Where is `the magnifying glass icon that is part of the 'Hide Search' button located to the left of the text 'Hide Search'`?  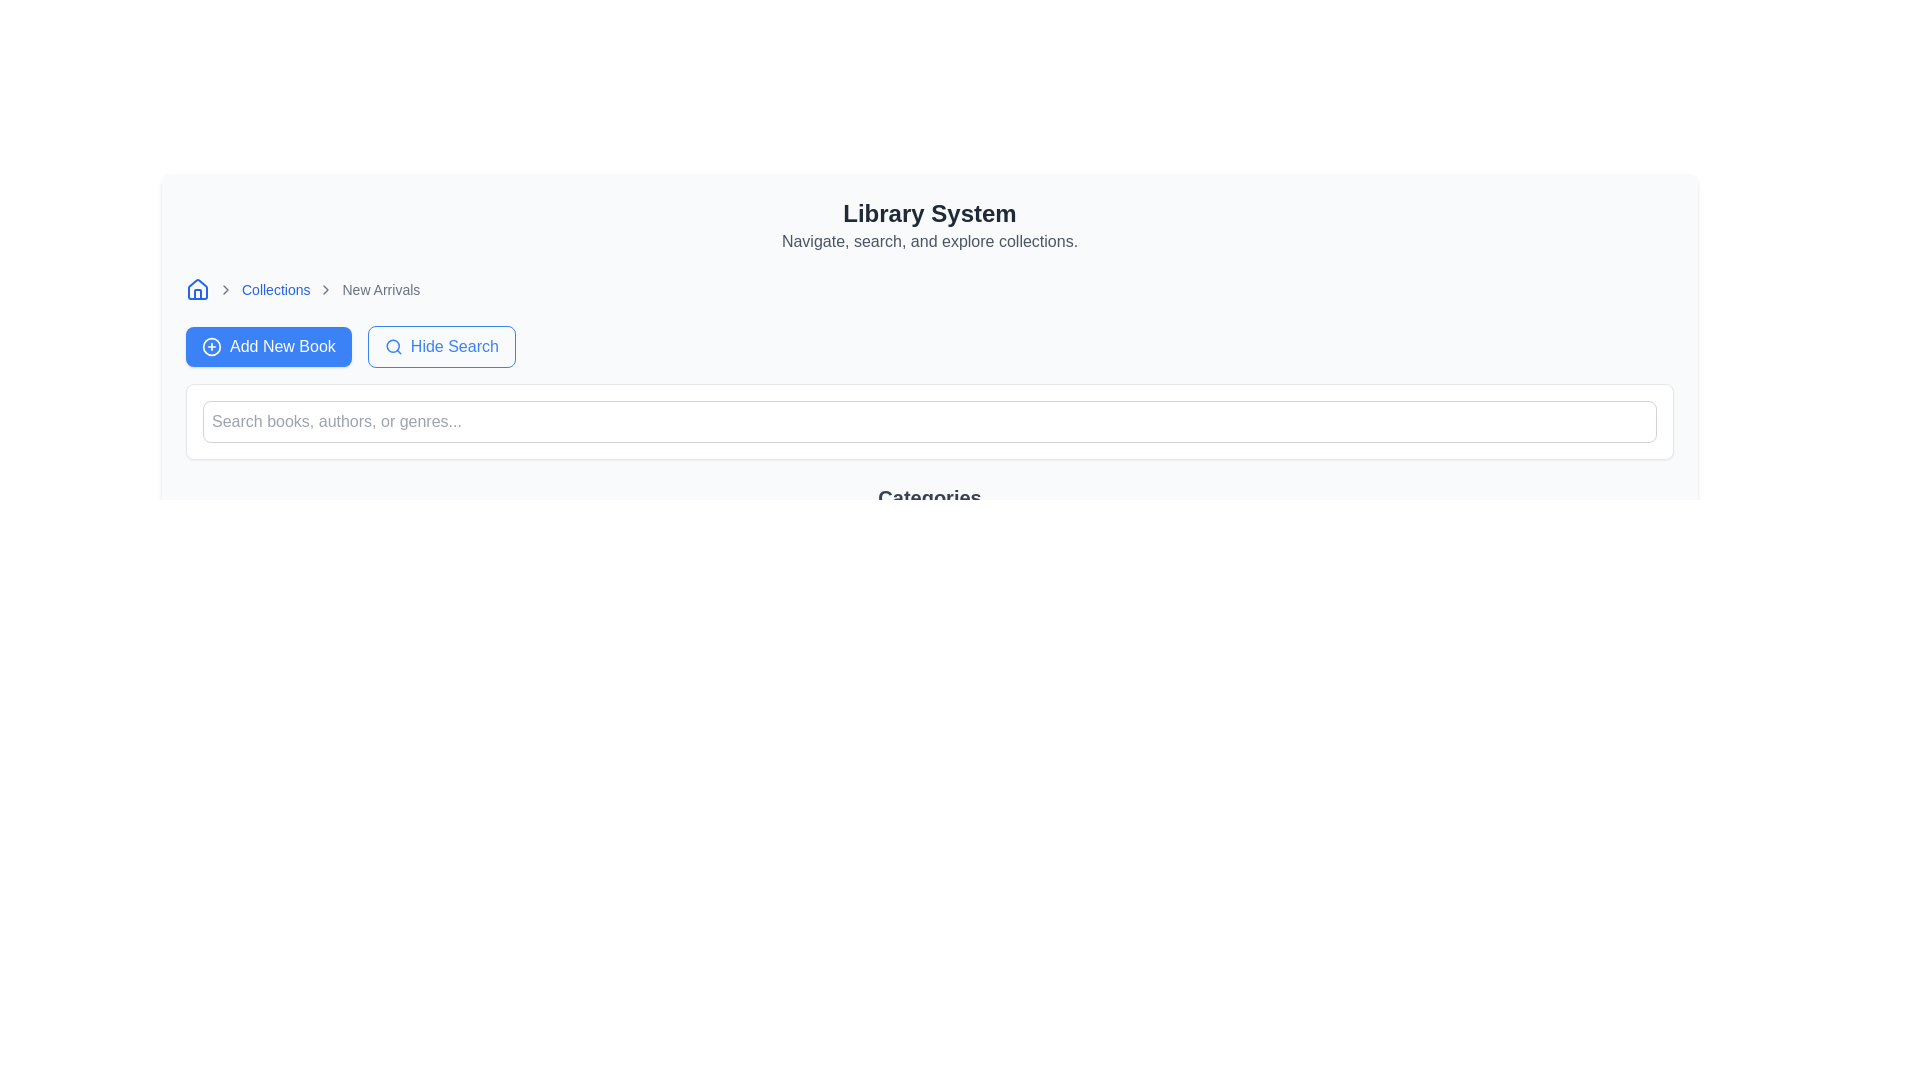 the magnifying glass icon that is part of the 'Hide Search' button located to the left of the text 'Hide Search' is located at coordinates (393, 346).